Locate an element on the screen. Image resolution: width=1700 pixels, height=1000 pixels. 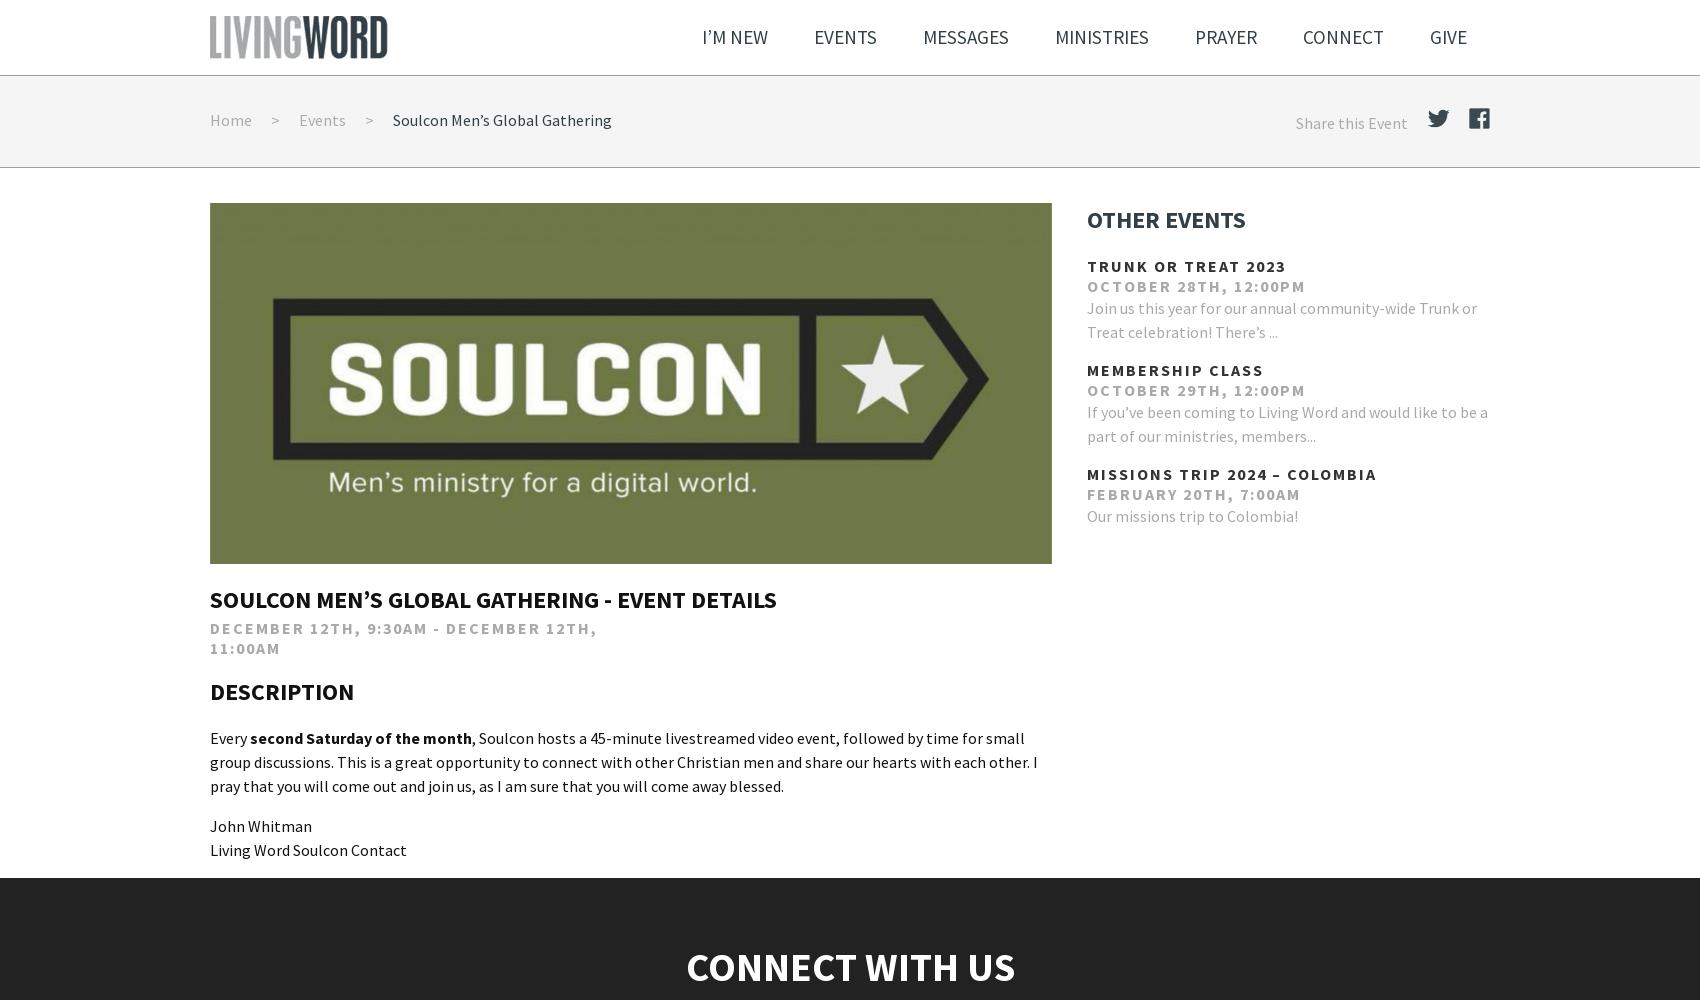
'Soulcon Men’s Global Gathering' is located at coordinates (502, 118).